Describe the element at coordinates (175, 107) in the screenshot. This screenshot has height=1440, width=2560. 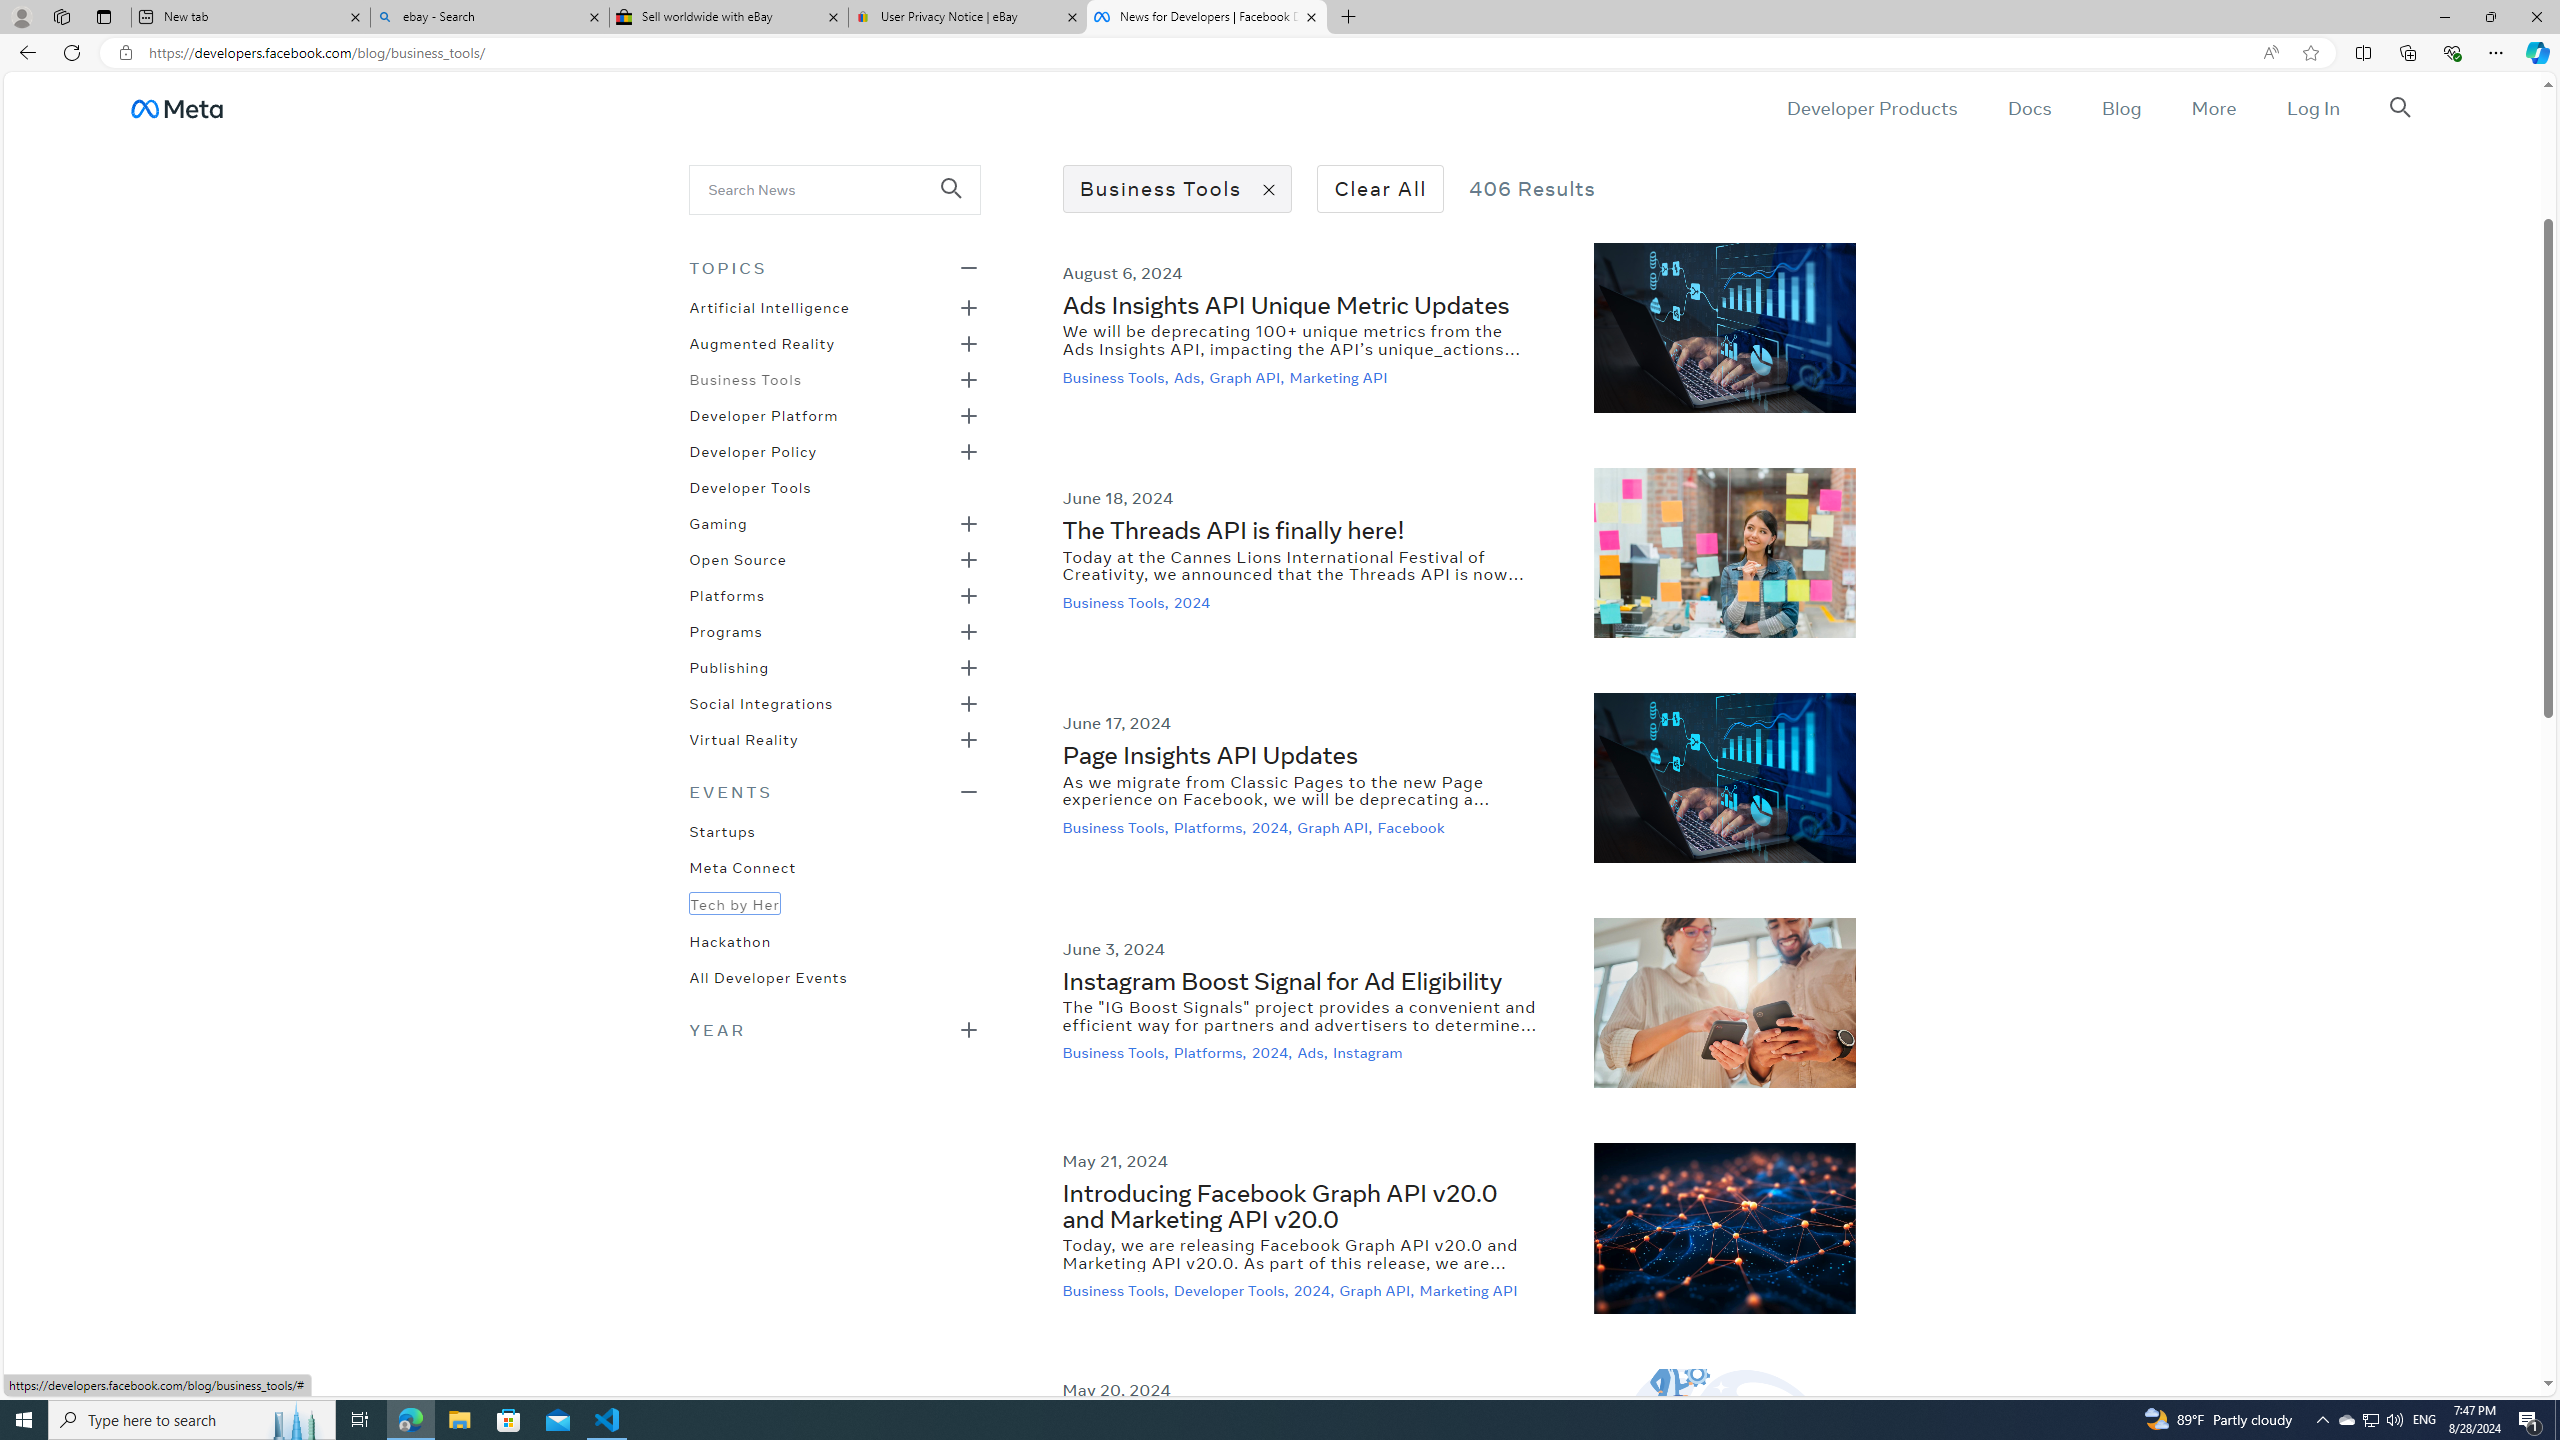
I see `'AutomationID: u_0_4z_2S'` at that location.